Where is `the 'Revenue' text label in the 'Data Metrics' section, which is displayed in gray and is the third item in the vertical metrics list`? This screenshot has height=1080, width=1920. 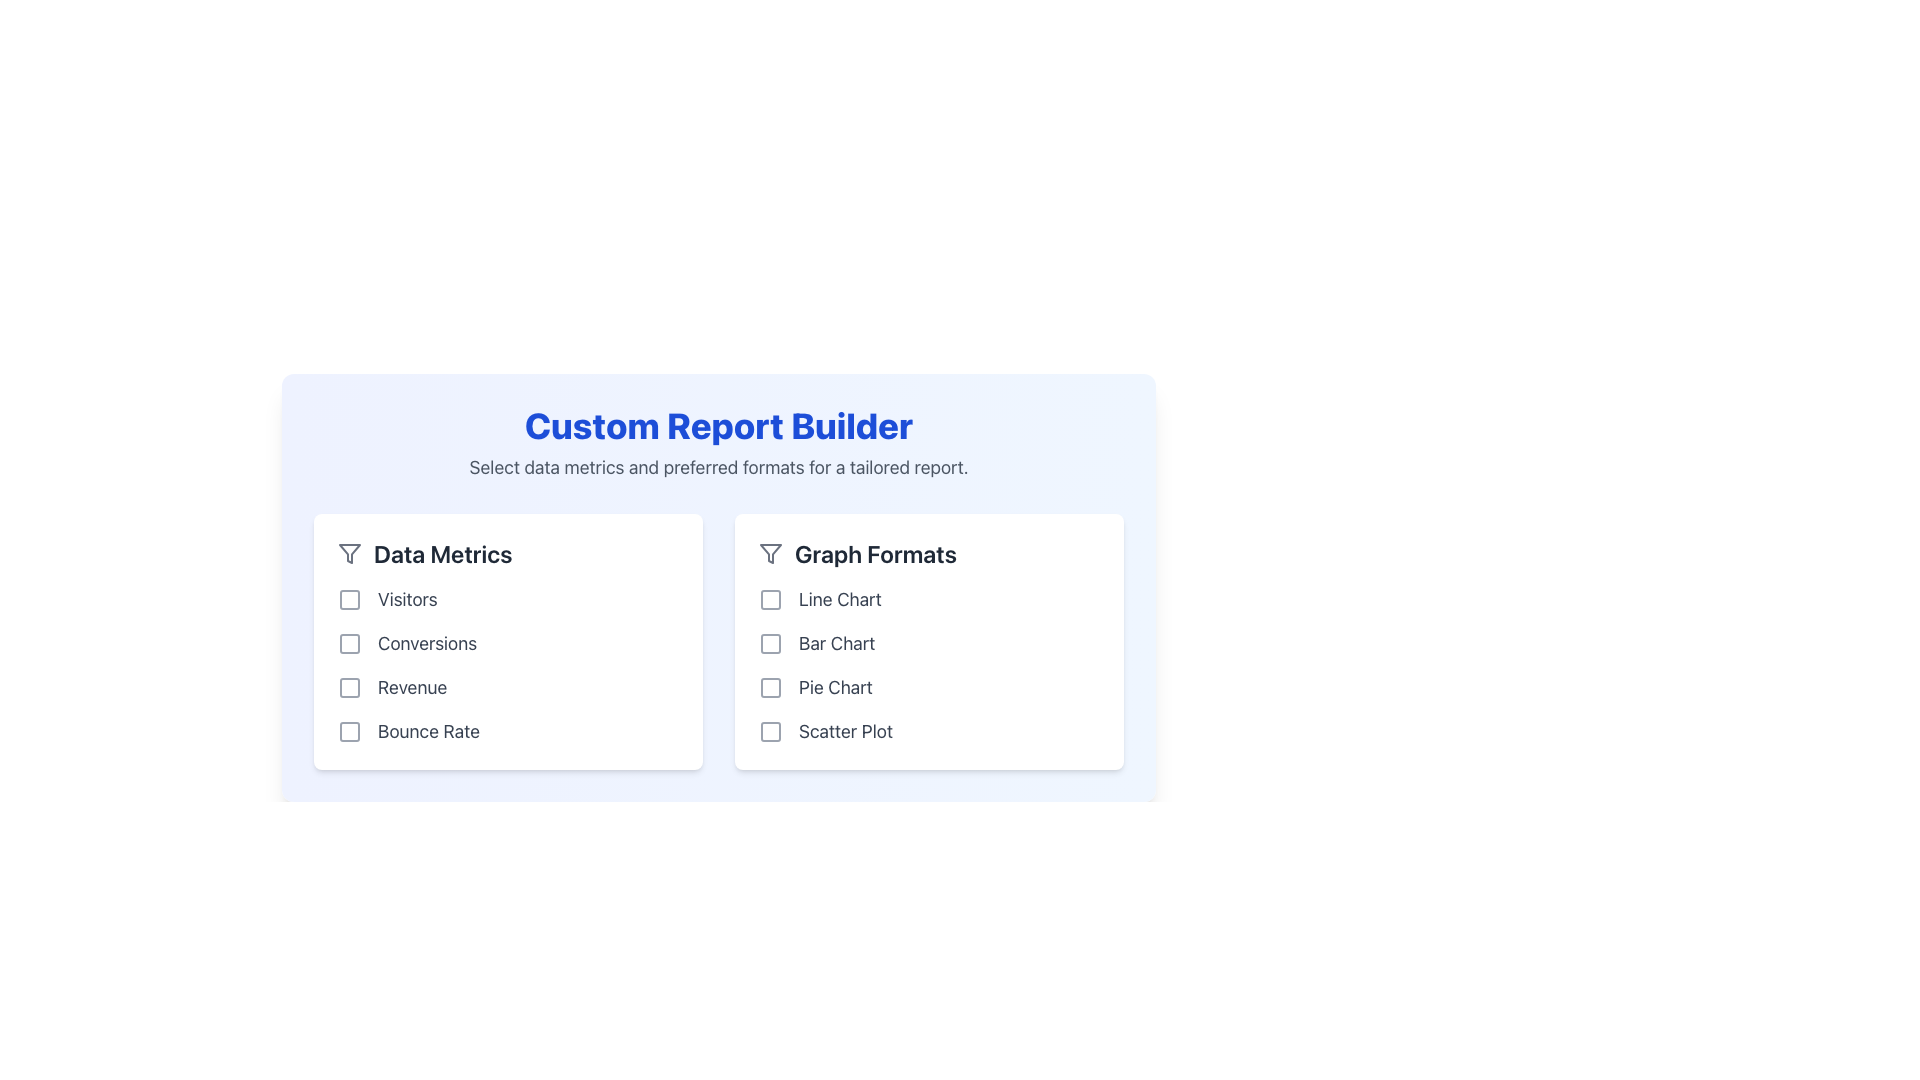
the 'Revenue' text label in the 'Data Metrics' section, which is displayed in gray and is the third item in the vertical metrics list is located at coordinates (411, 686).